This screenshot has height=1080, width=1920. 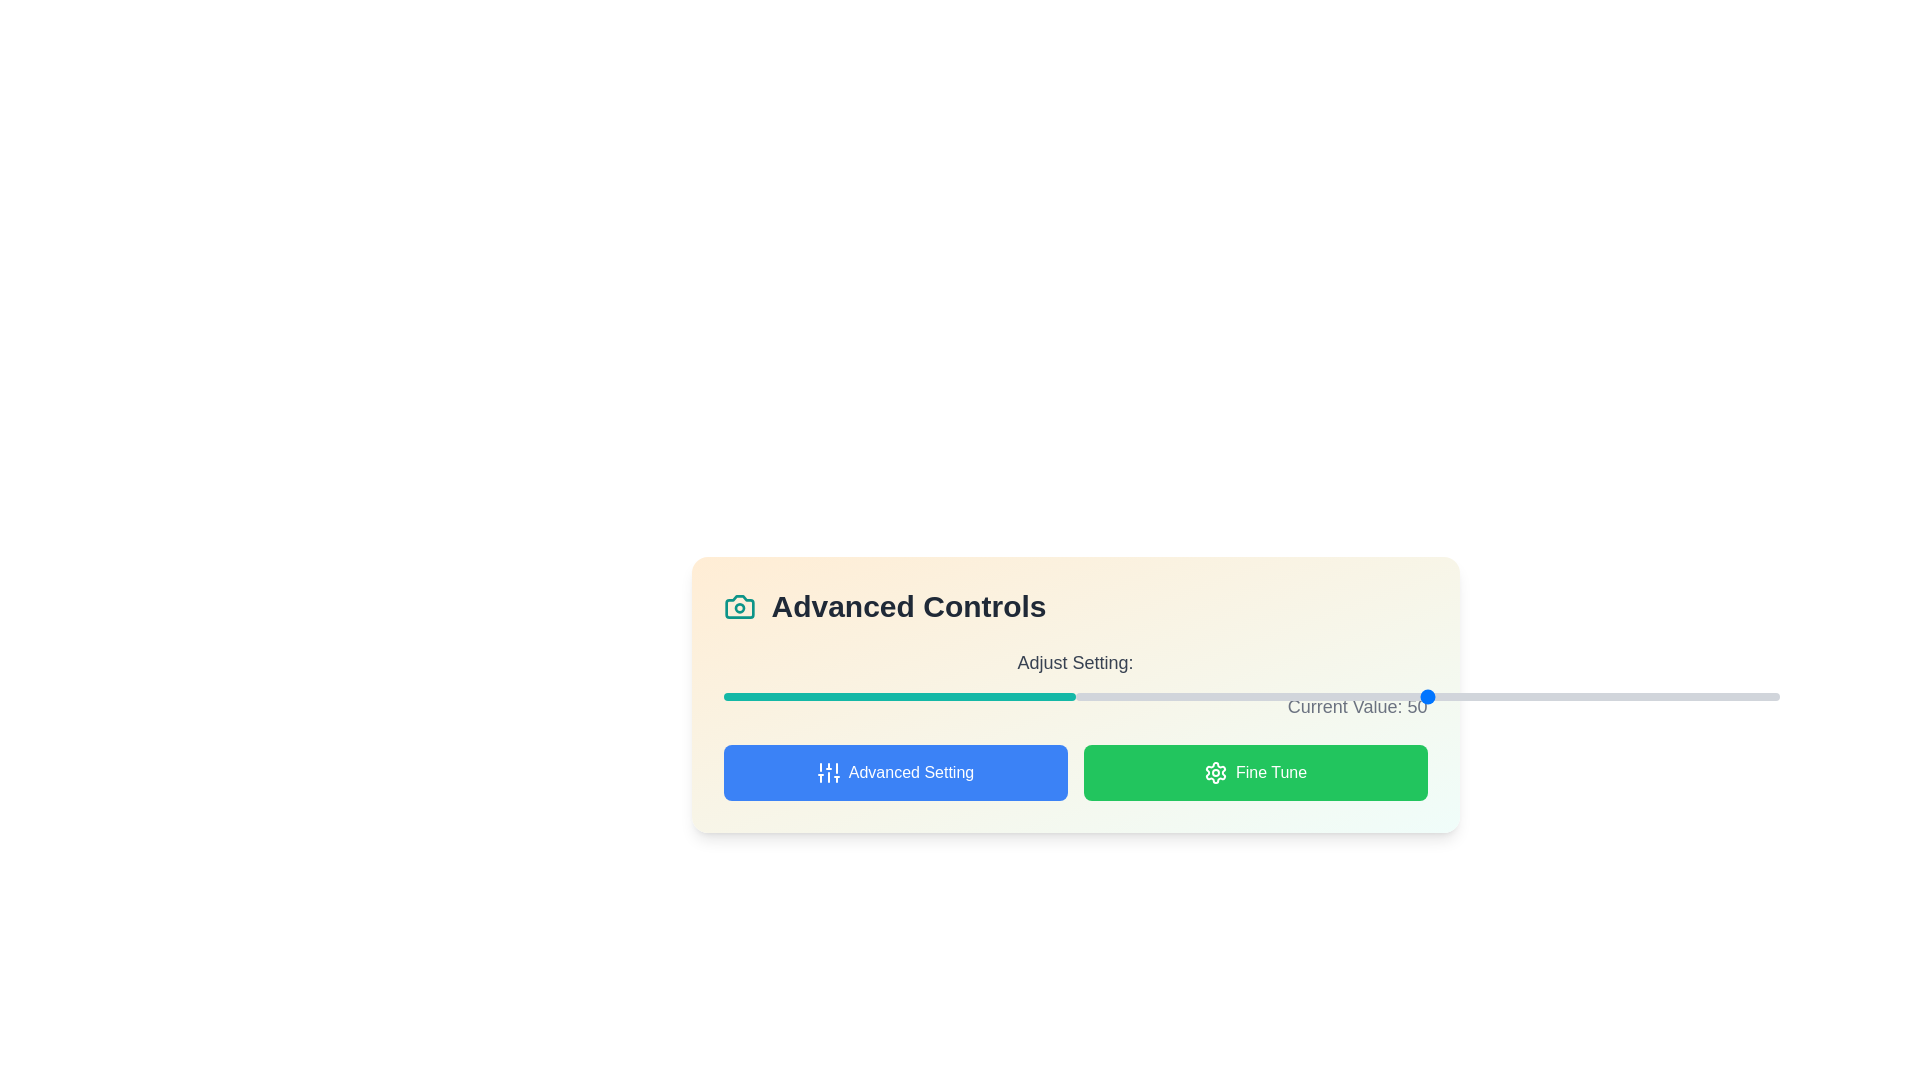 I want to click on the slider value, so click(x=1722, y=696).